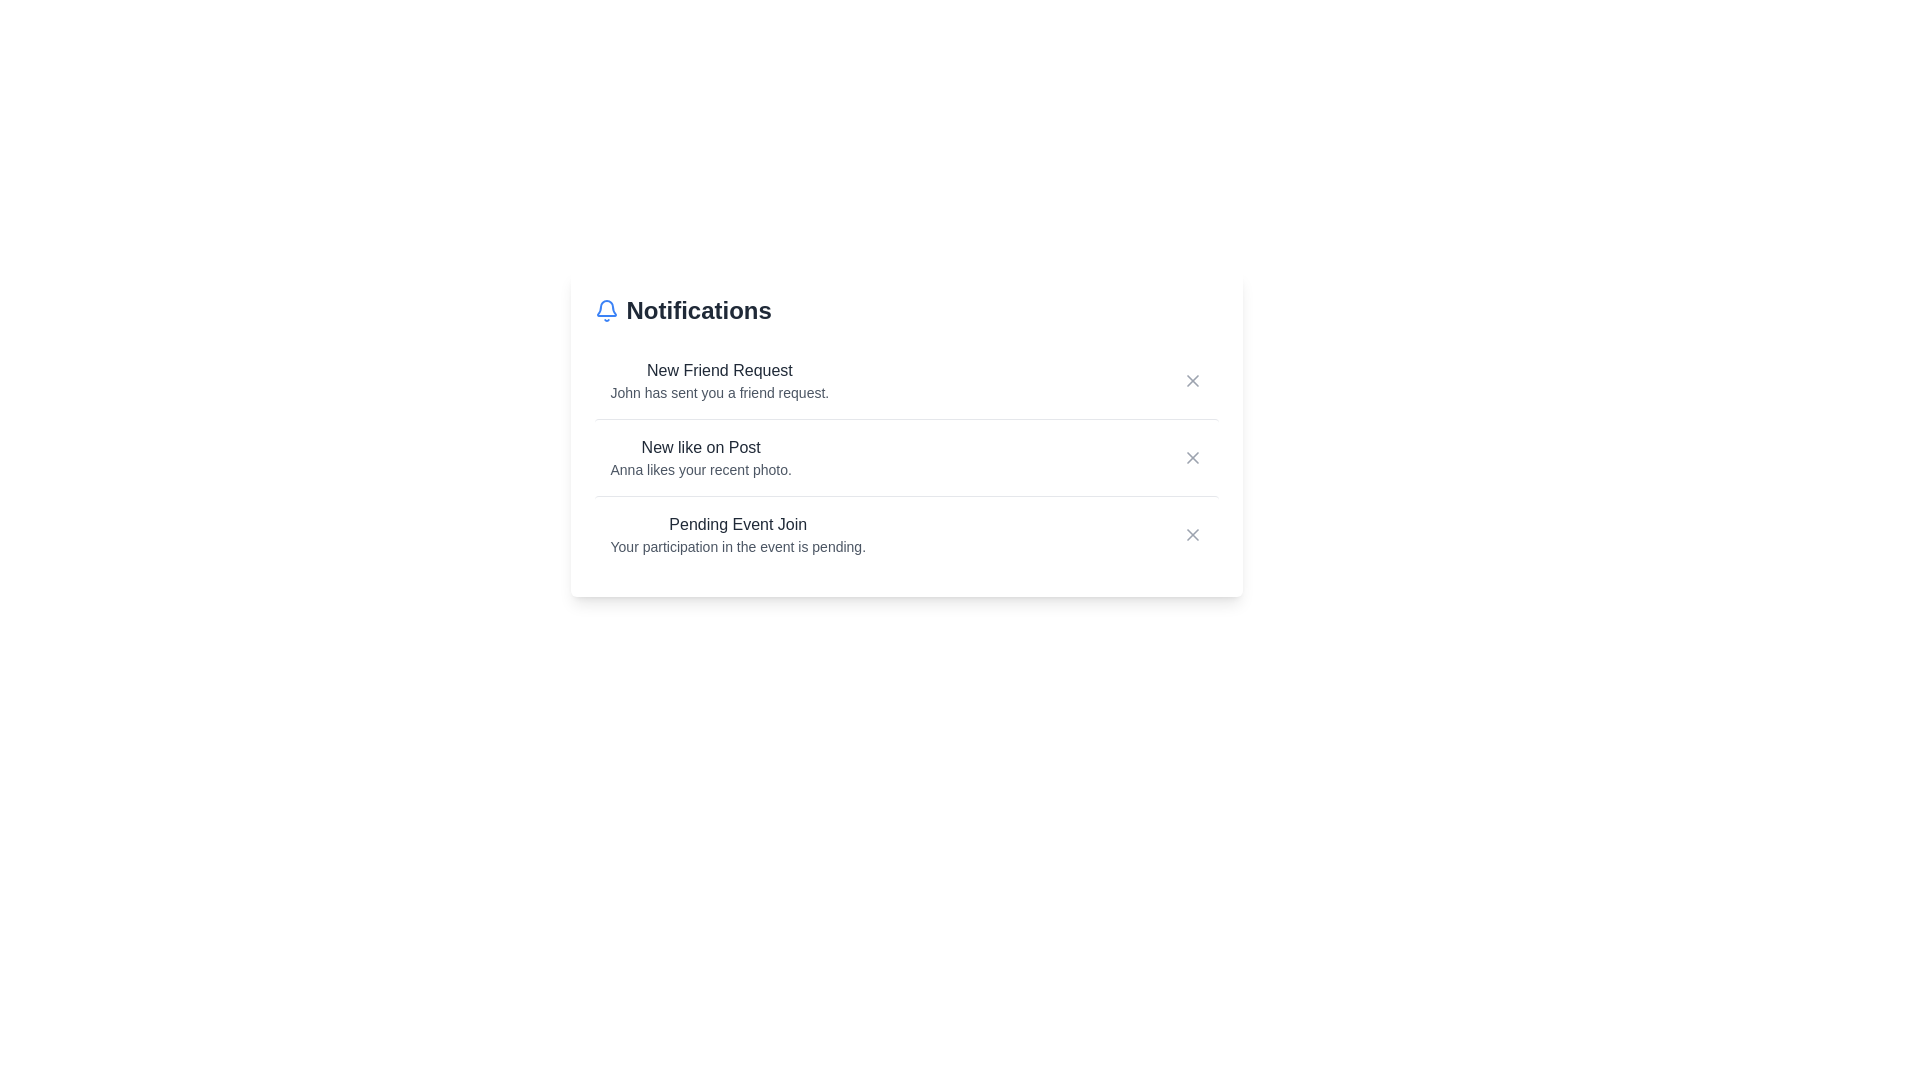 The height and width of the screenshot is (1080, 1920). I want to click on the notification container for New like on Post, so click(905, 457).